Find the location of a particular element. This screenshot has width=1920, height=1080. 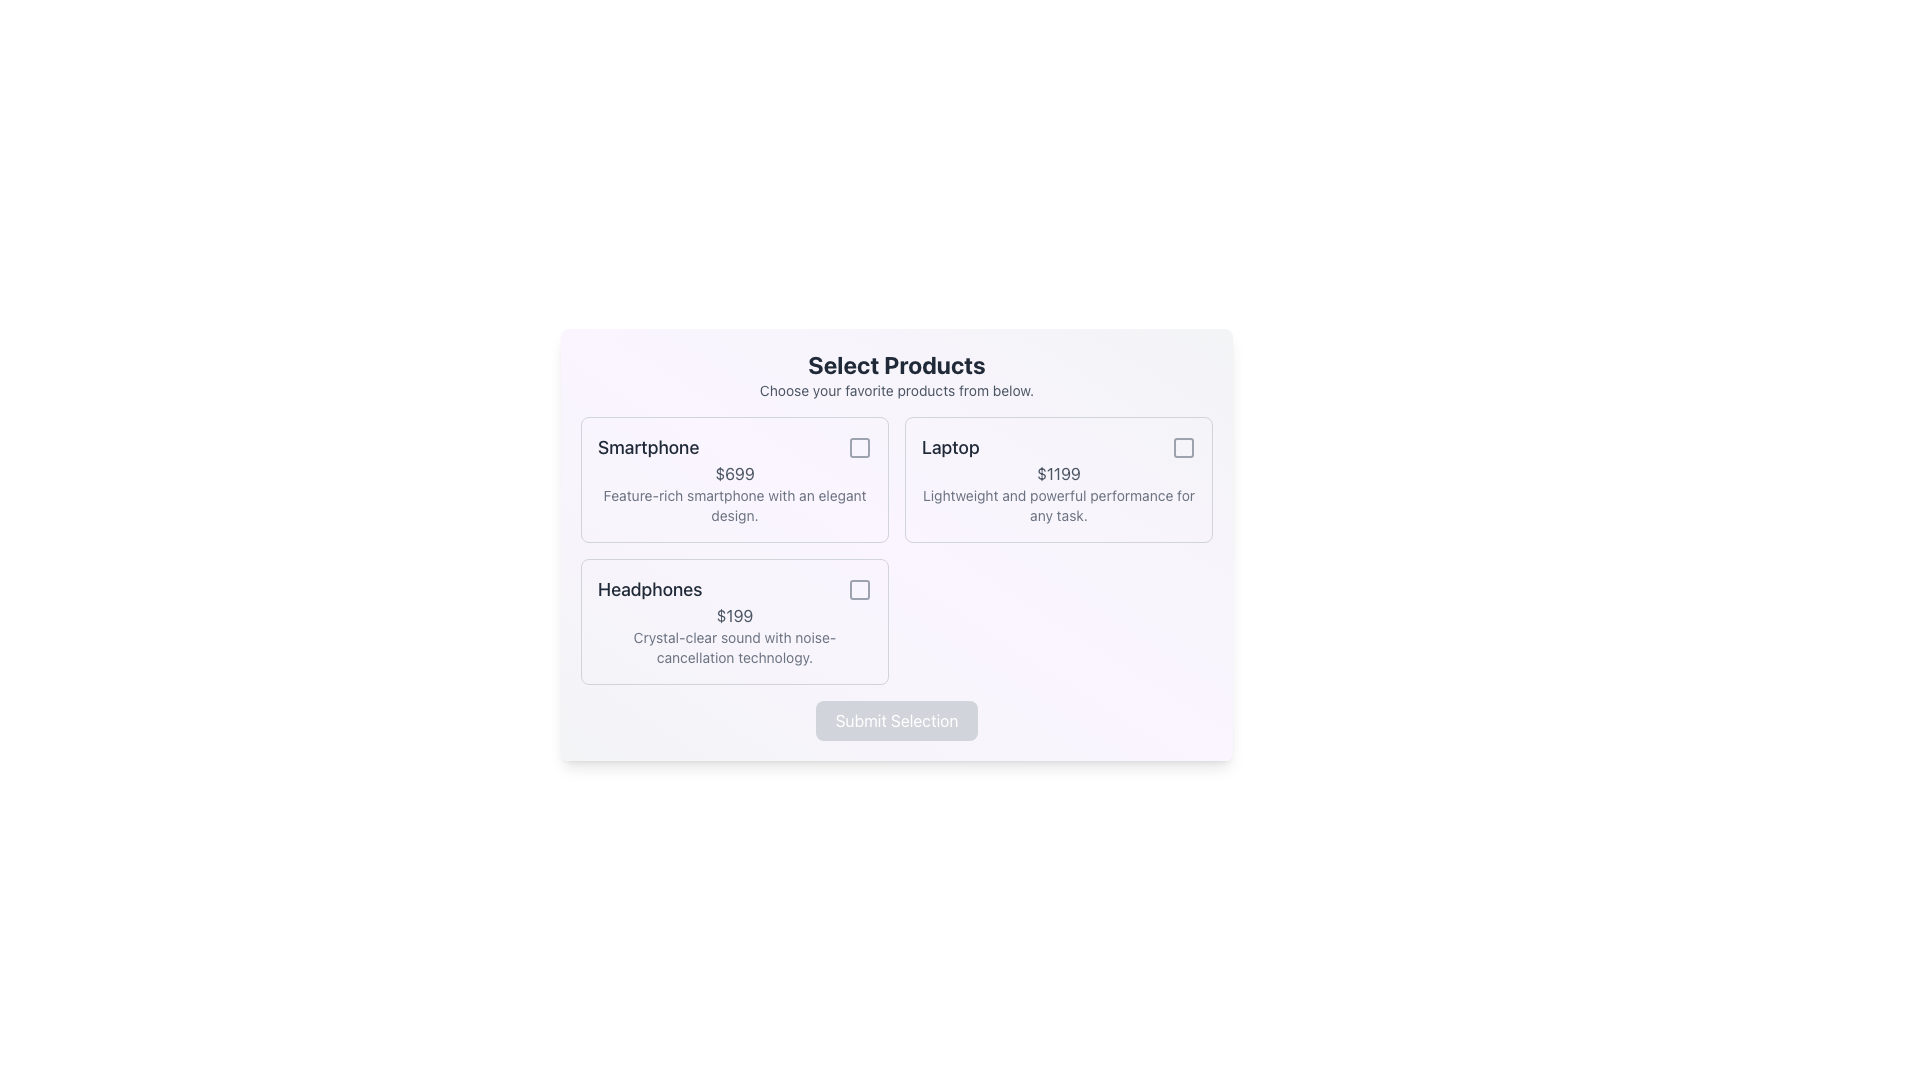

the 'Submit Selection' button, which has rounded corners and a light gray background, to attempt submission is located at coordinates (896, 721).